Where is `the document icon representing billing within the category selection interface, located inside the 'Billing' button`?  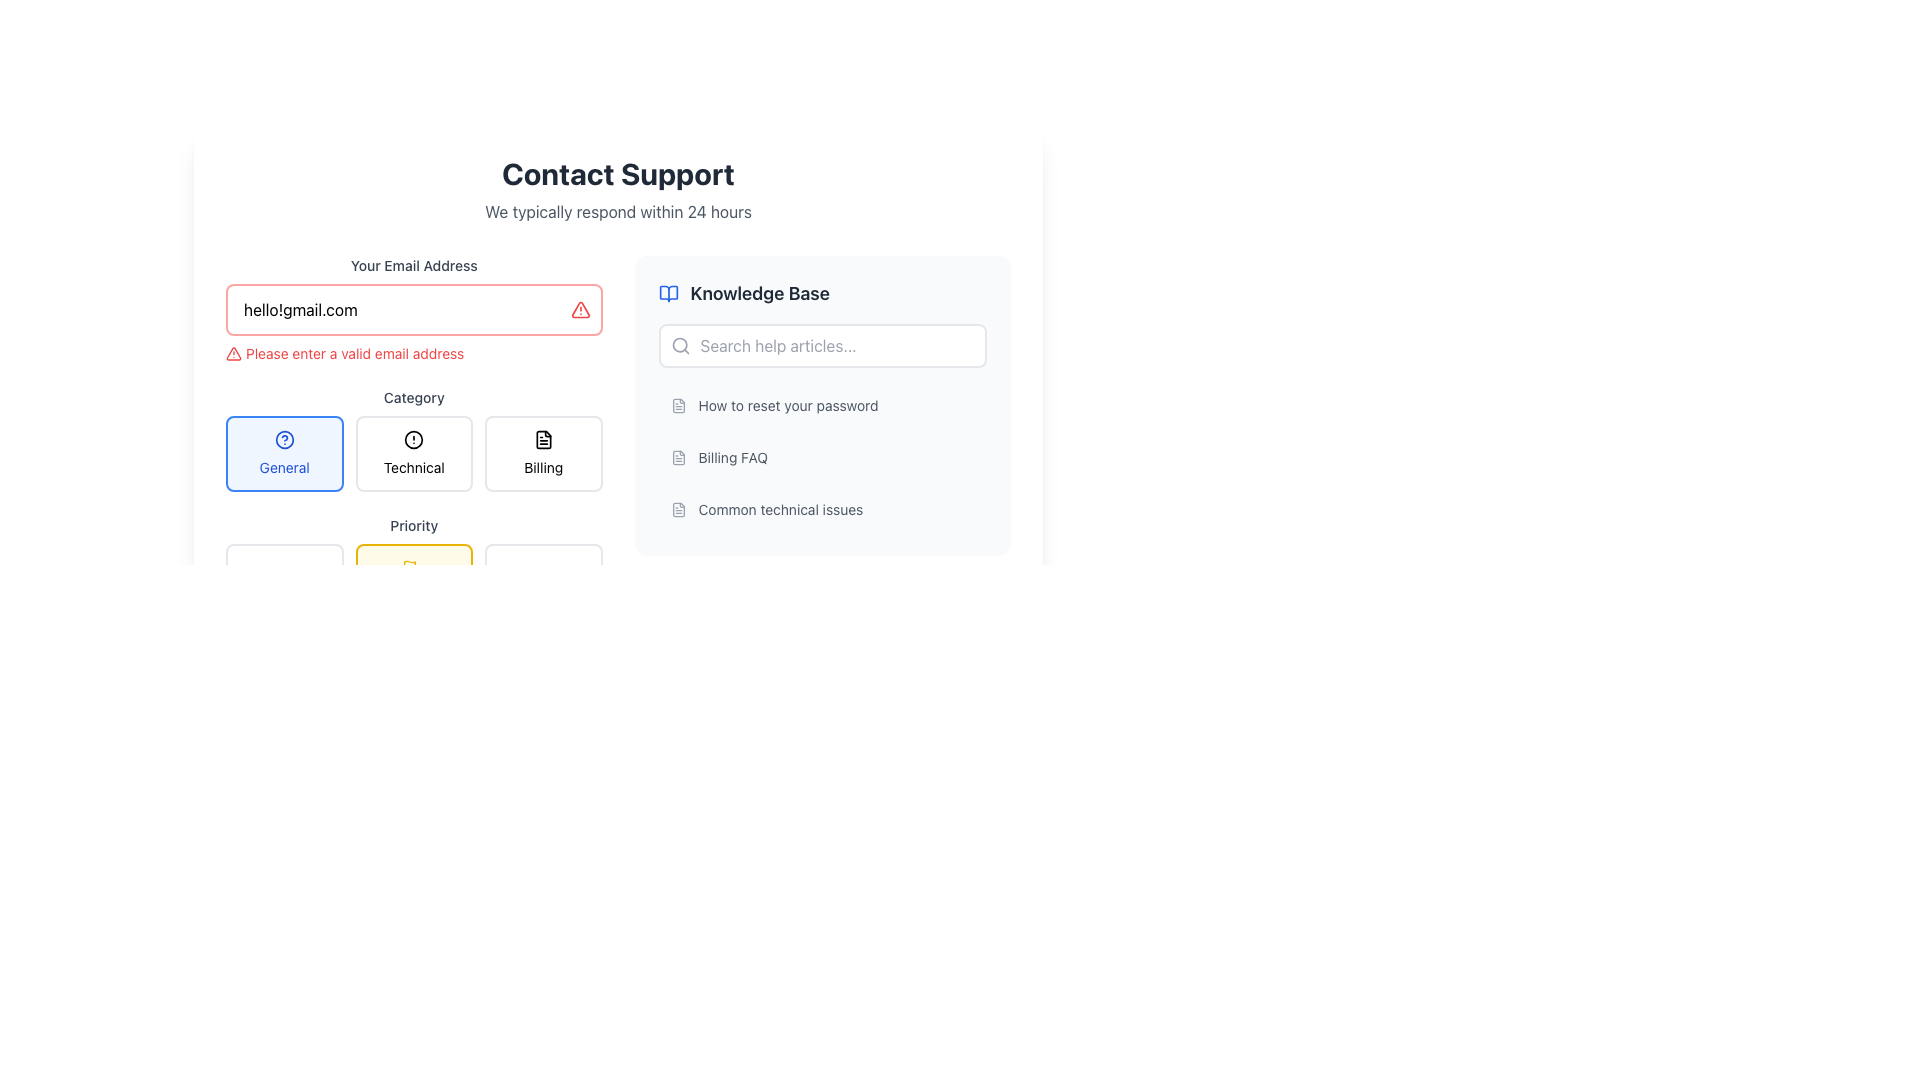
the document icon representing billing within the category selection interface, located inside the 'Billing' button is located at coordinates (543, 438).